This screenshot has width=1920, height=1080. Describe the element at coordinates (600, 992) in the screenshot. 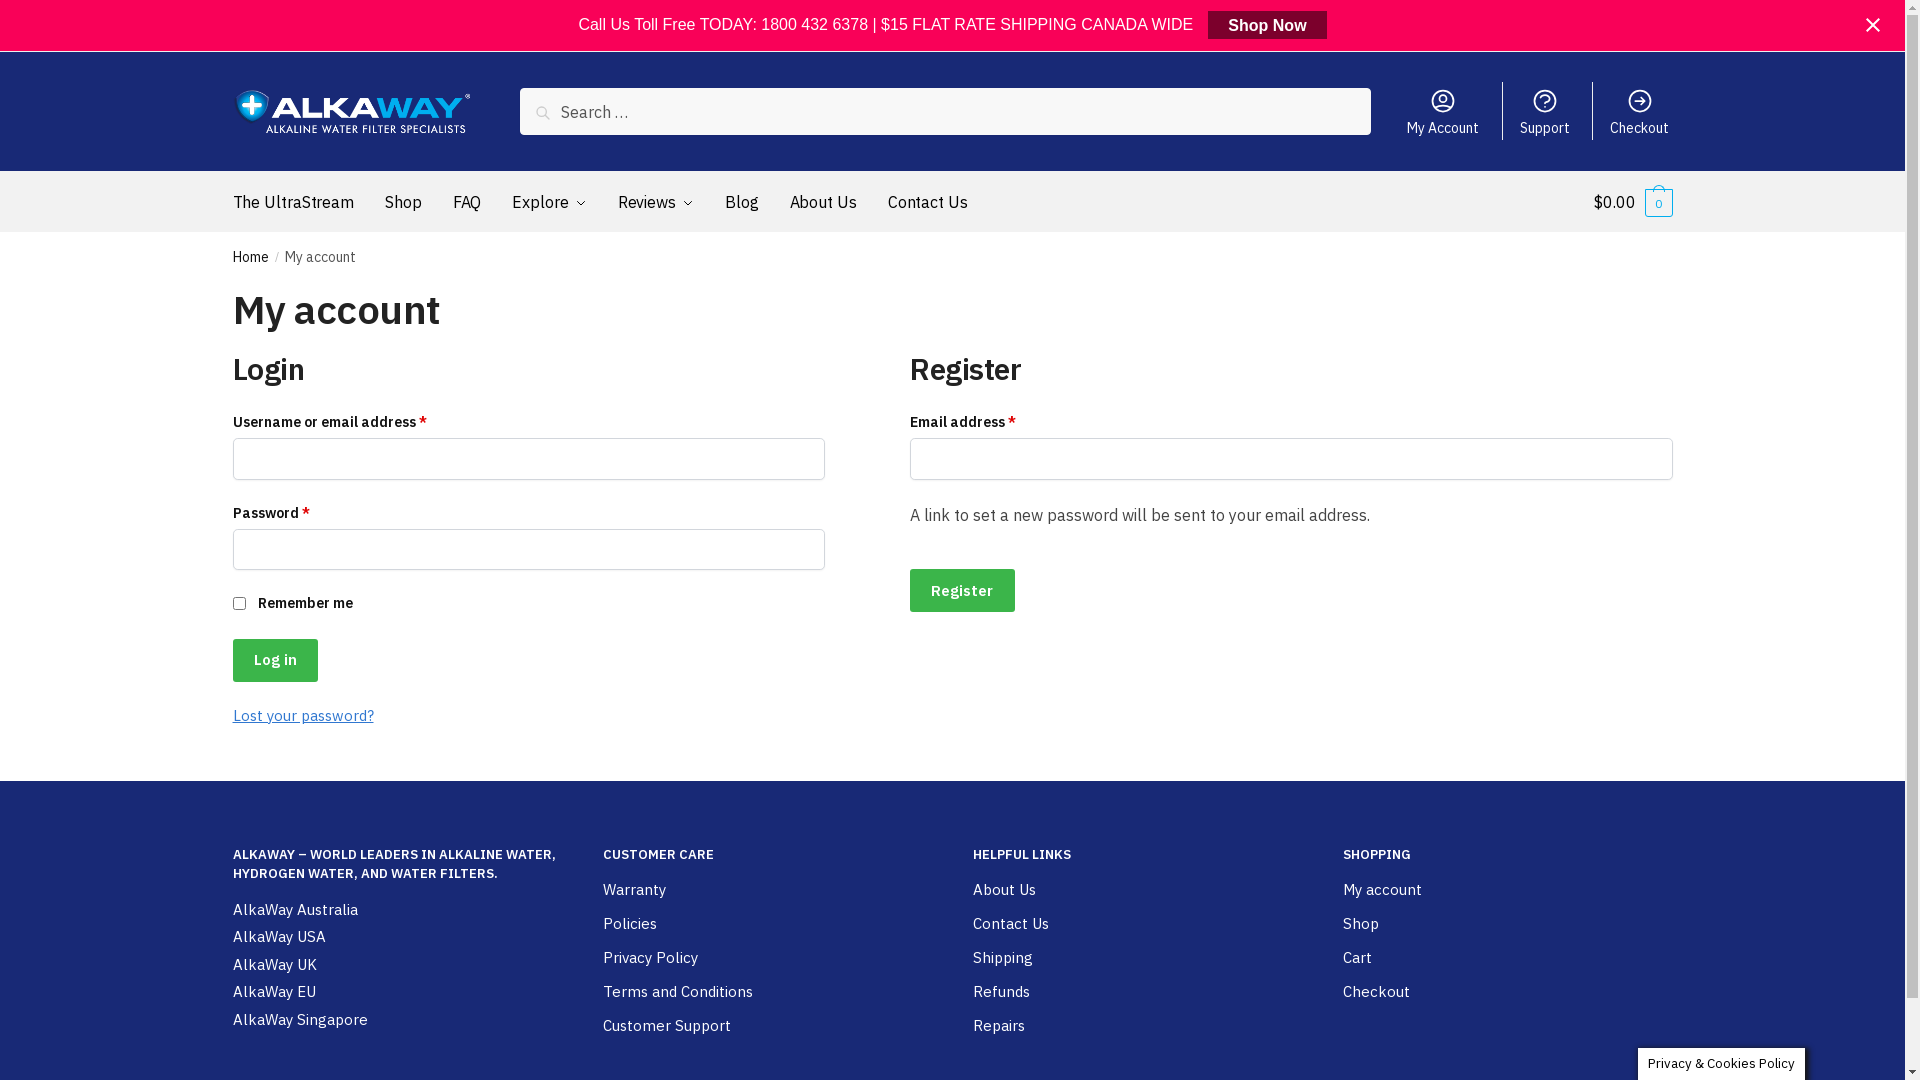

I see `'Terms and Conditions'` at that location.